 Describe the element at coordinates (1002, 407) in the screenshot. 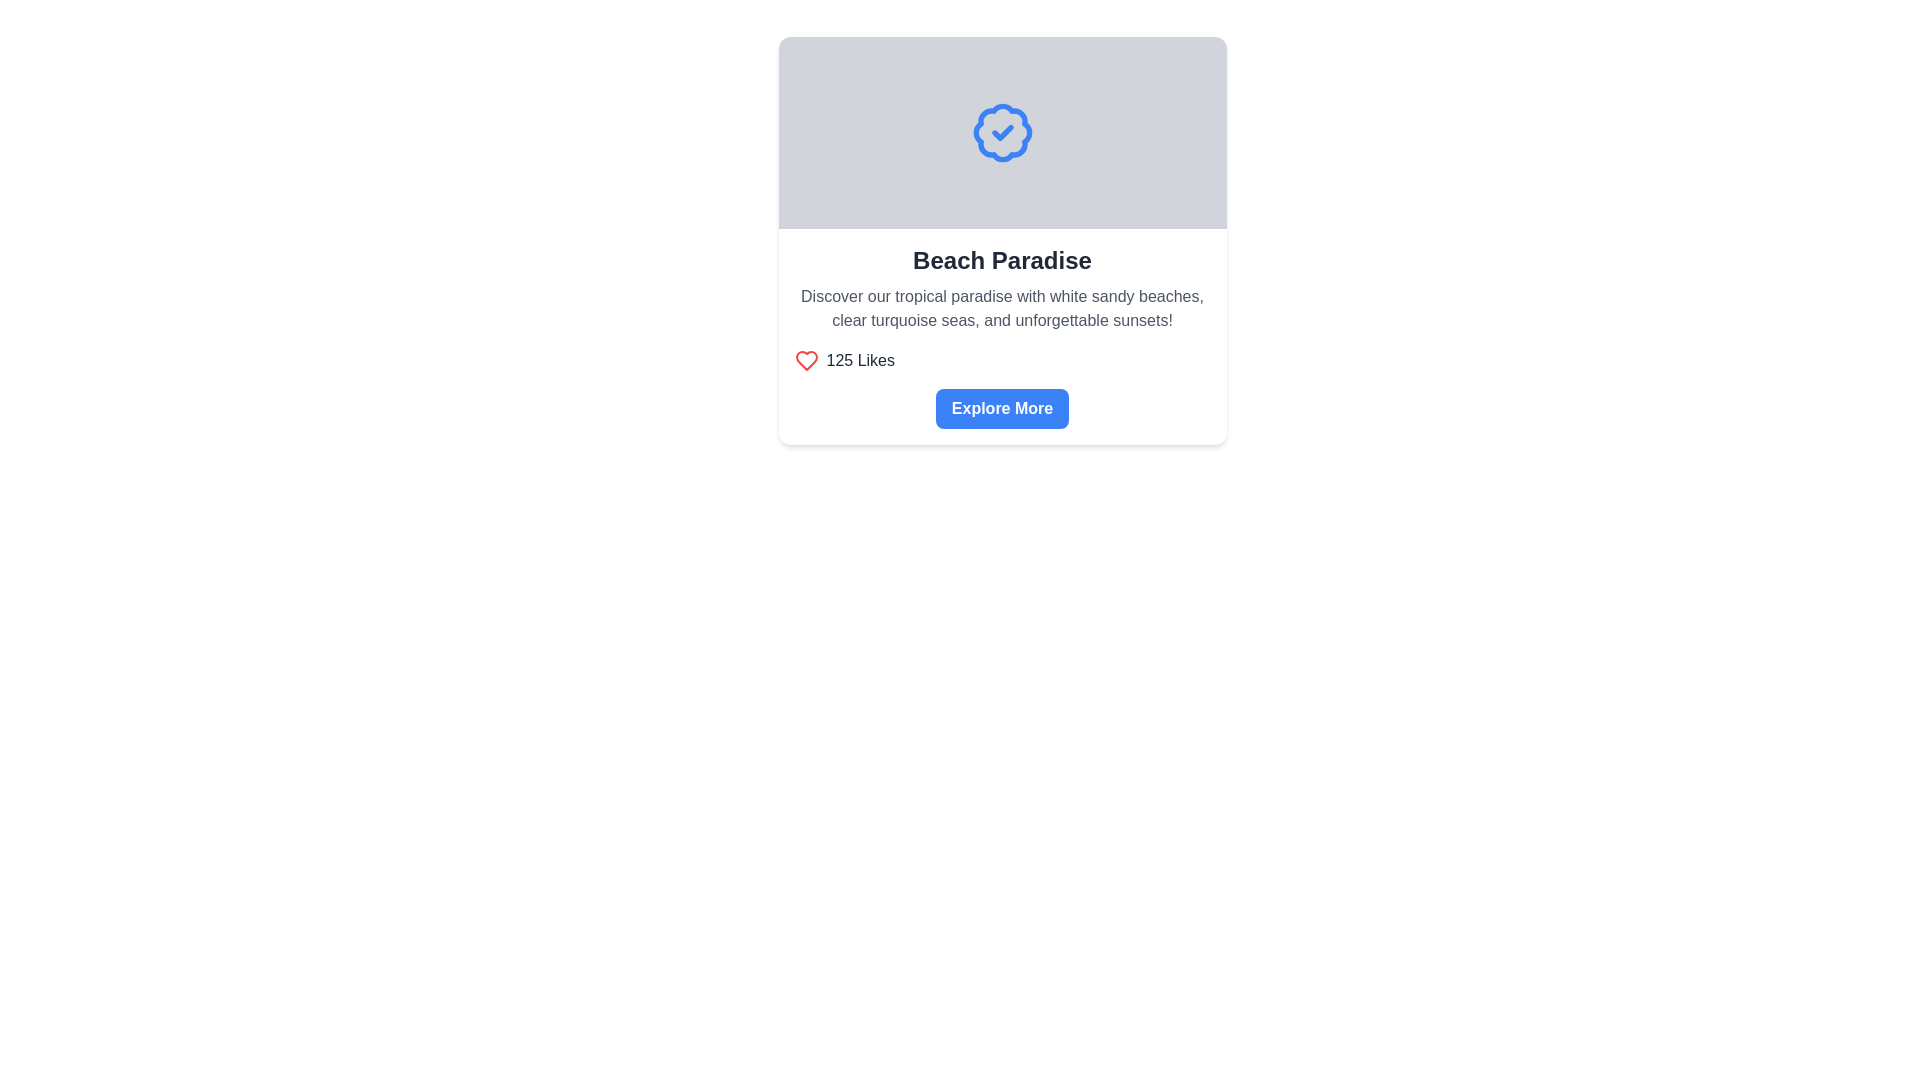

I see `the rectangular button with rounded corners and a blue background labeled 'Explore More'` at that location.